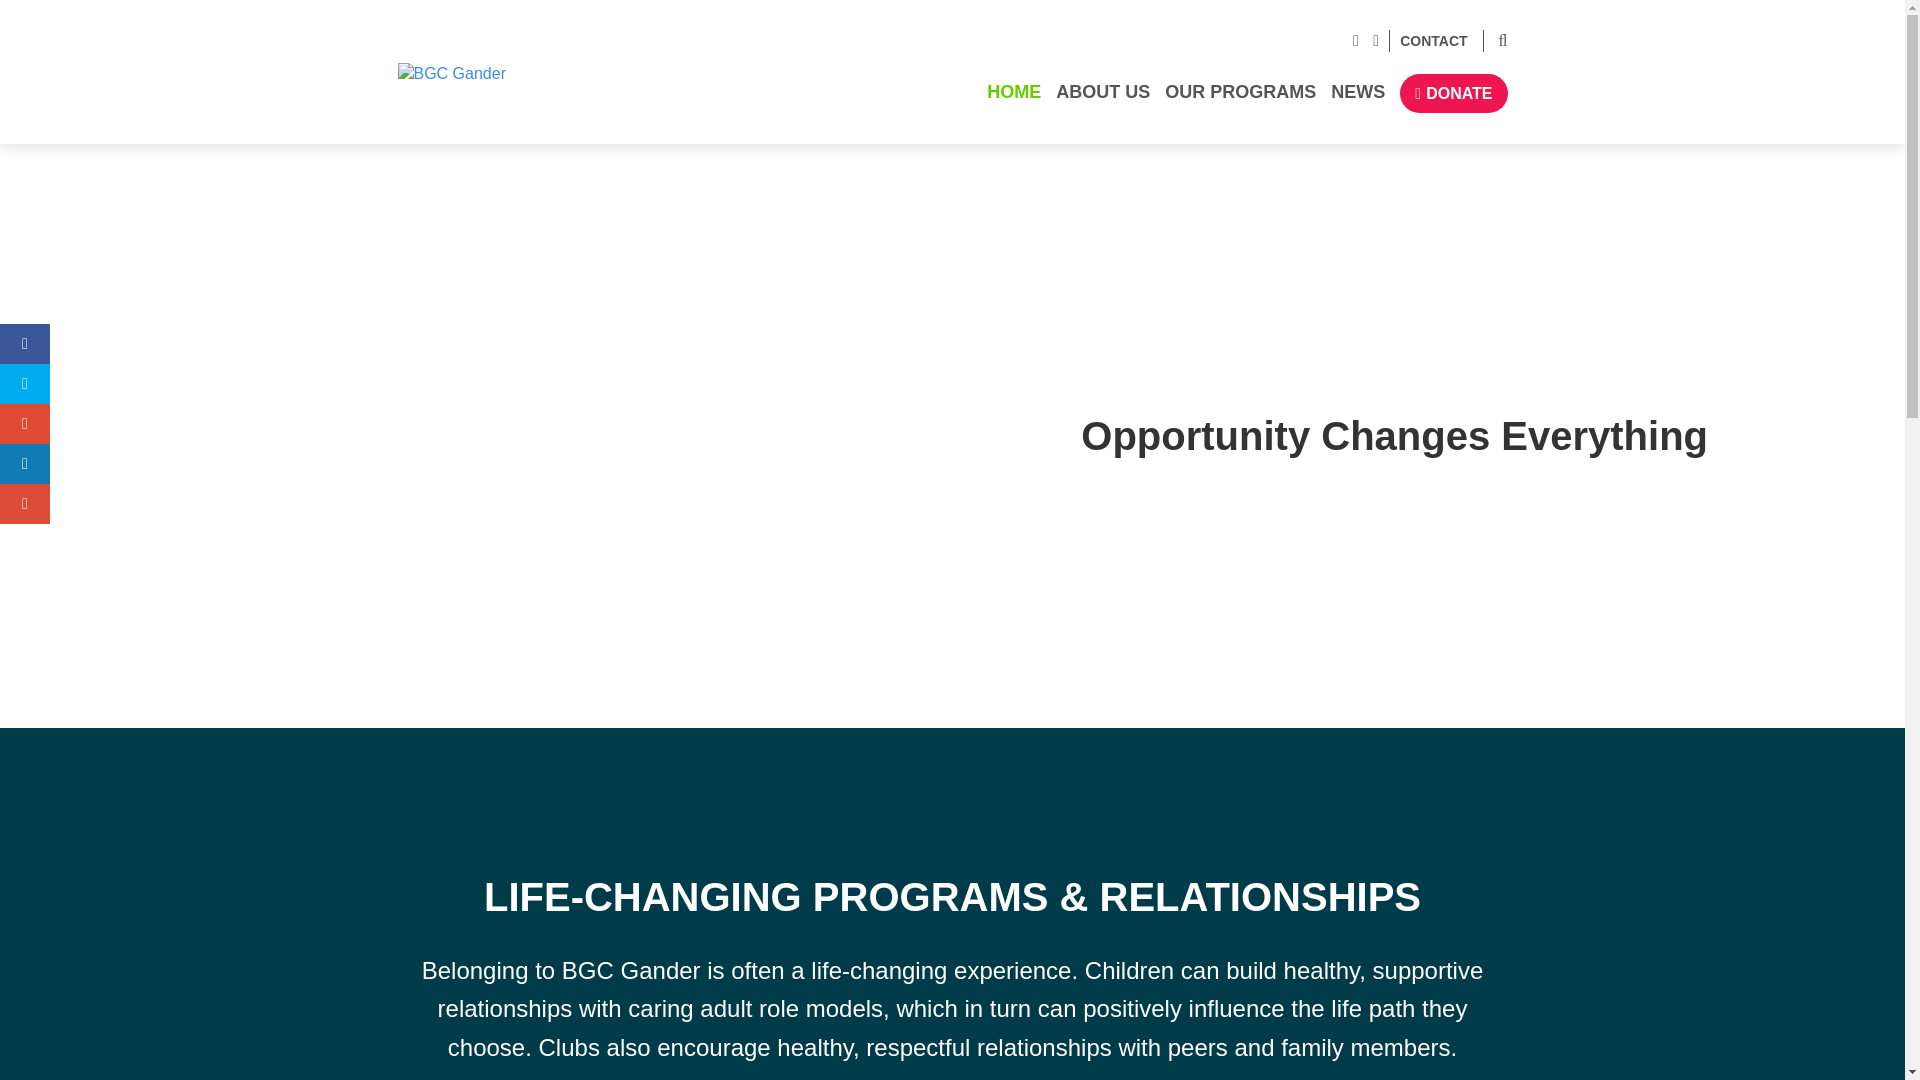 The width and height of the screenshot is (1920, 1080). What do you see at coordinates (1453, 93) in the screenshot?
I see `'DONATE'` at bounding box center [1453, 93].